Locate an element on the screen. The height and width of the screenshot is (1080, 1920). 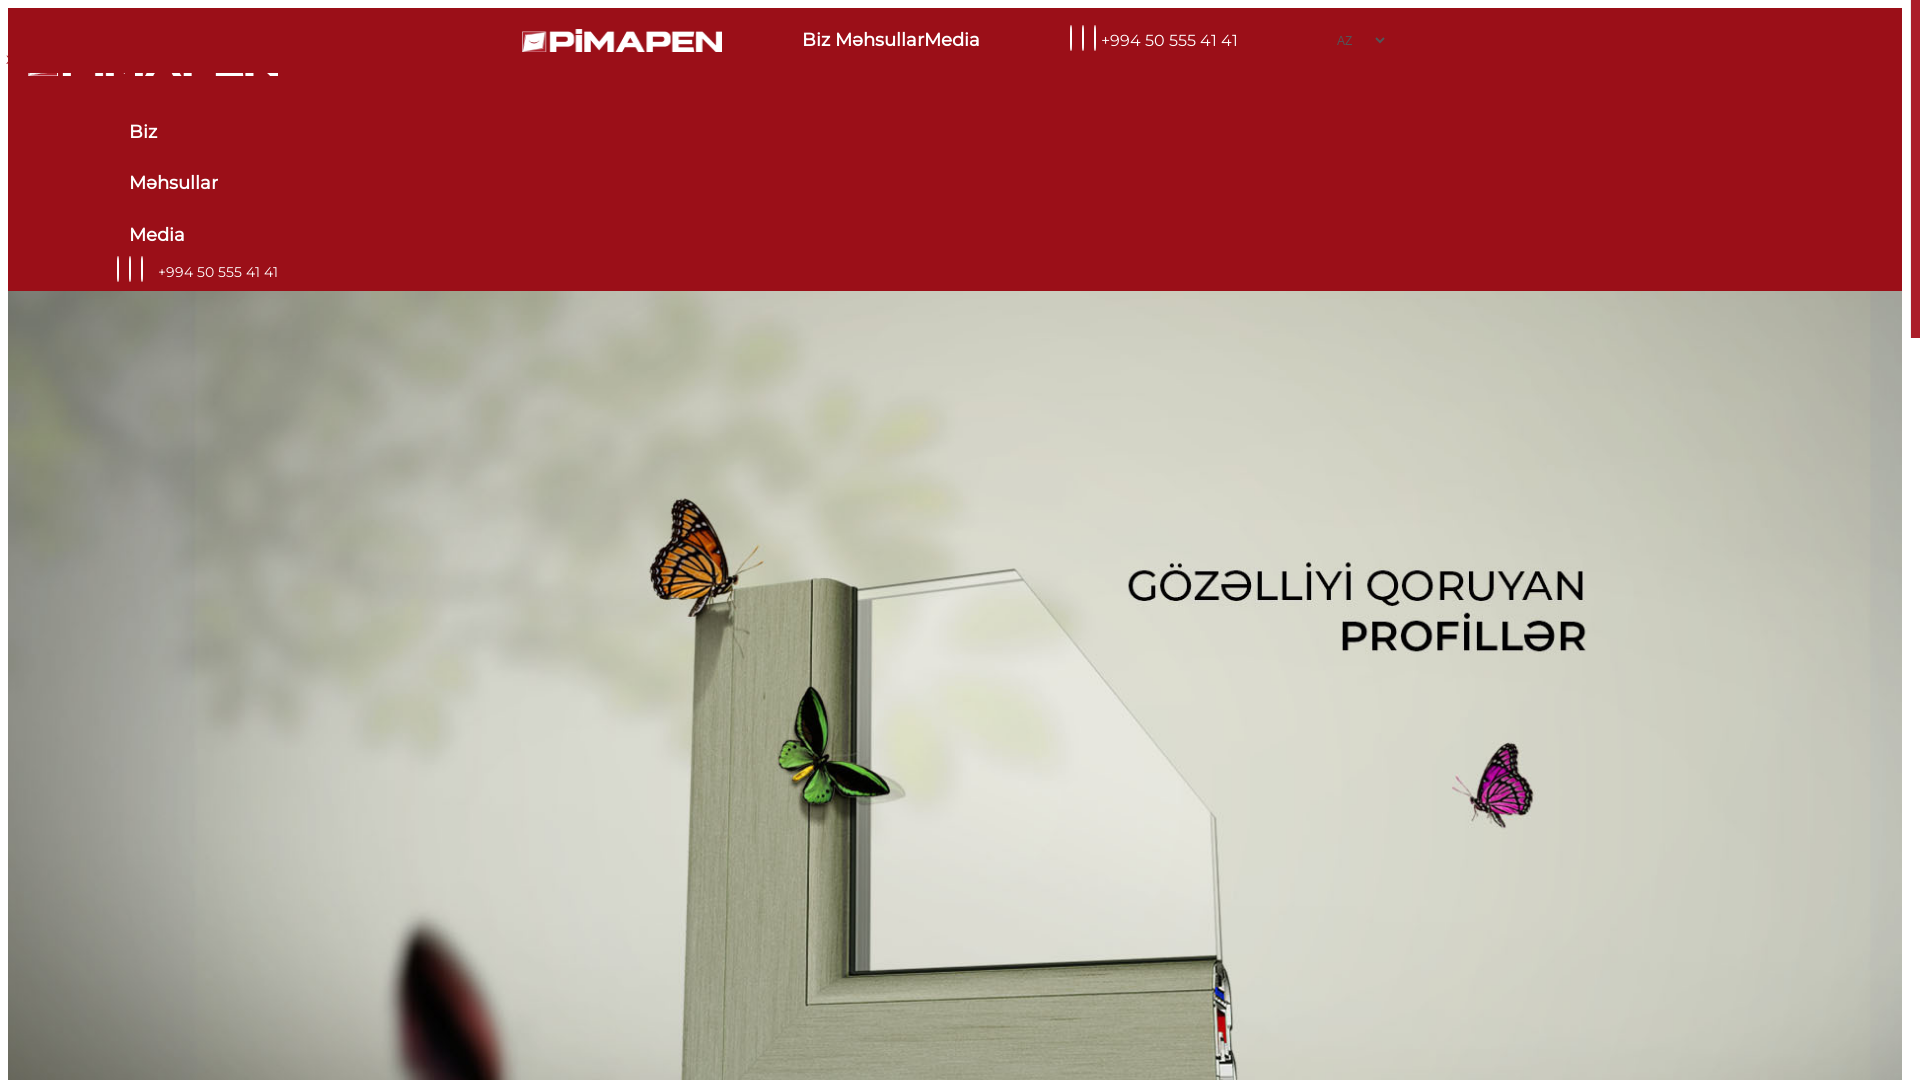
'+994 50 555 41 41' is located at coordinates (1169, 40).